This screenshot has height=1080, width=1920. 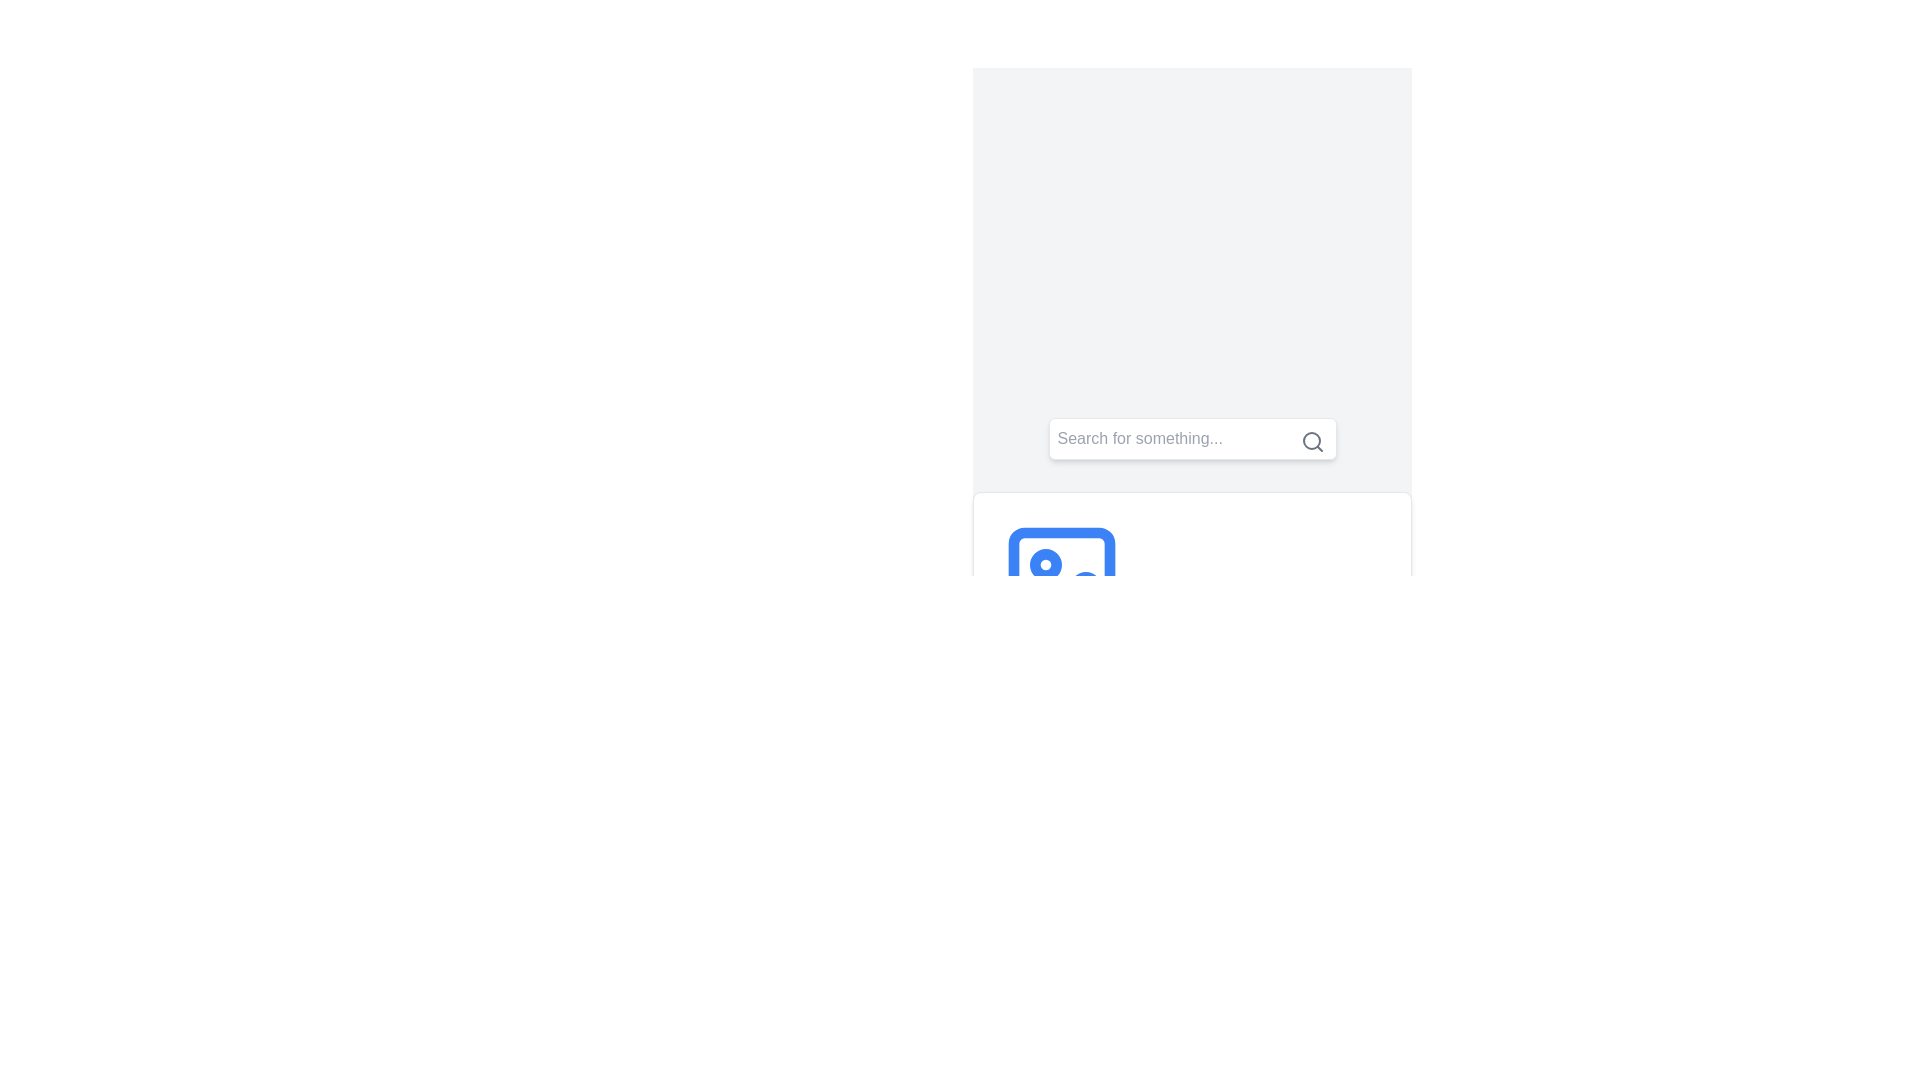 What do you see at coordinates (1312, 441) in the screenshot?
I see `the search icon located at the top-right corner of the input field to initiate a search operation` at bounding box center [1312, 441].